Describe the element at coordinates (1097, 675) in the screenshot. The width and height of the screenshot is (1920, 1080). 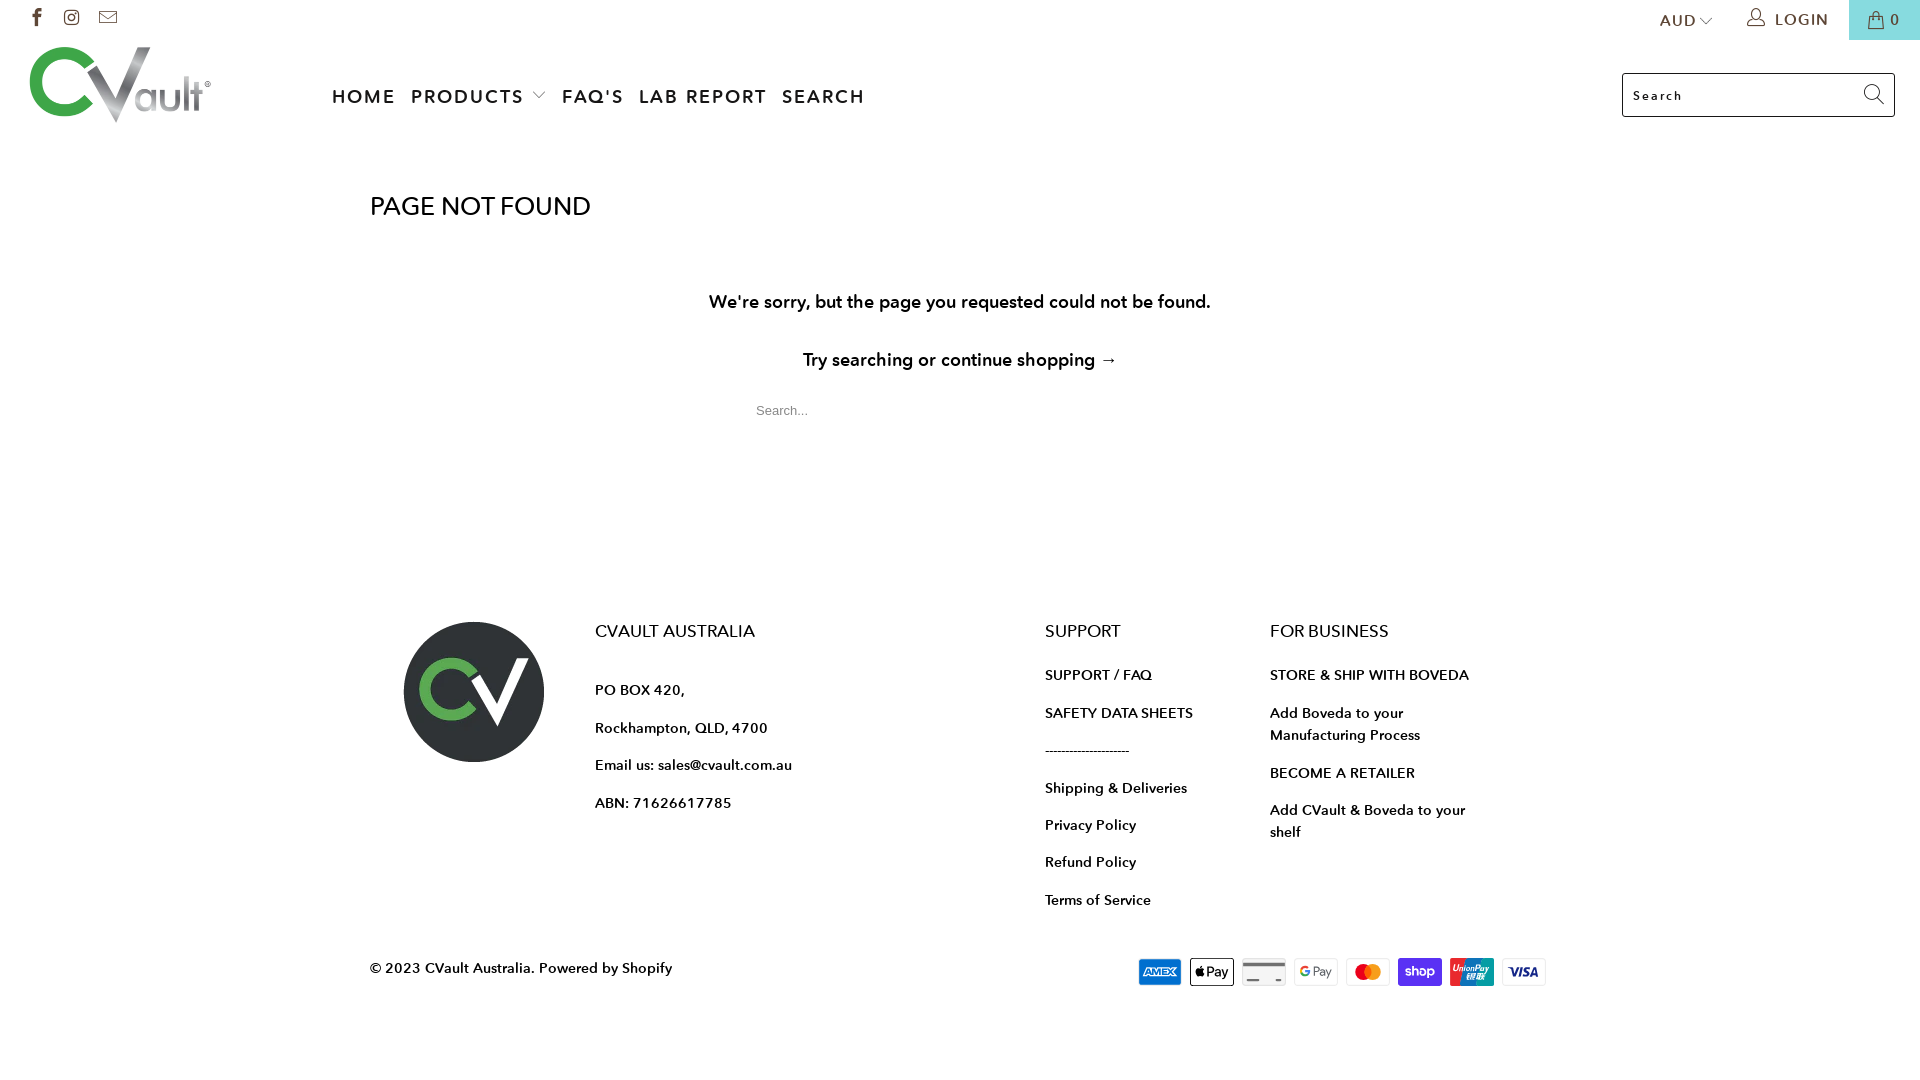
I see `'SUPPORT / FAQ'` at that location.